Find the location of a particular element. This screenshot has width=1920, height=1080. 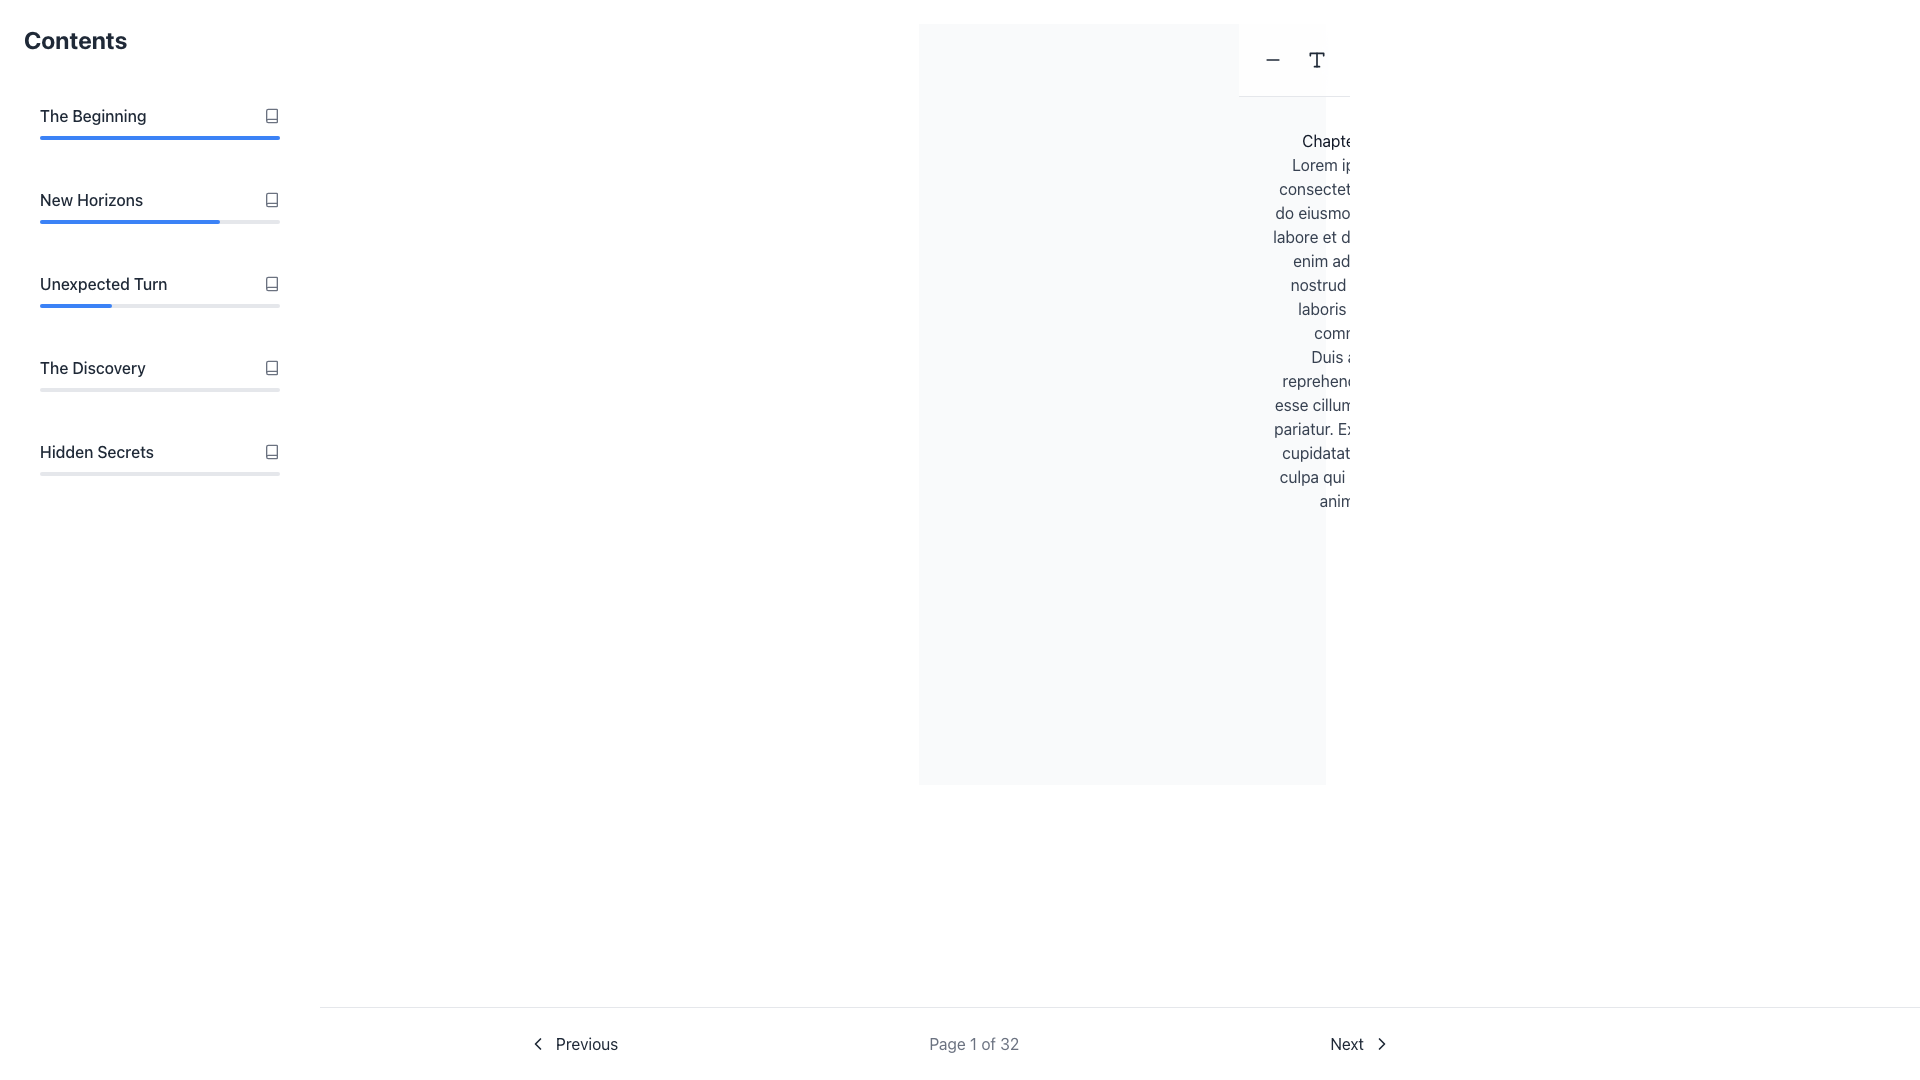

the text label reading 'Unexpected Turn' is located at coordinates (102, 284).